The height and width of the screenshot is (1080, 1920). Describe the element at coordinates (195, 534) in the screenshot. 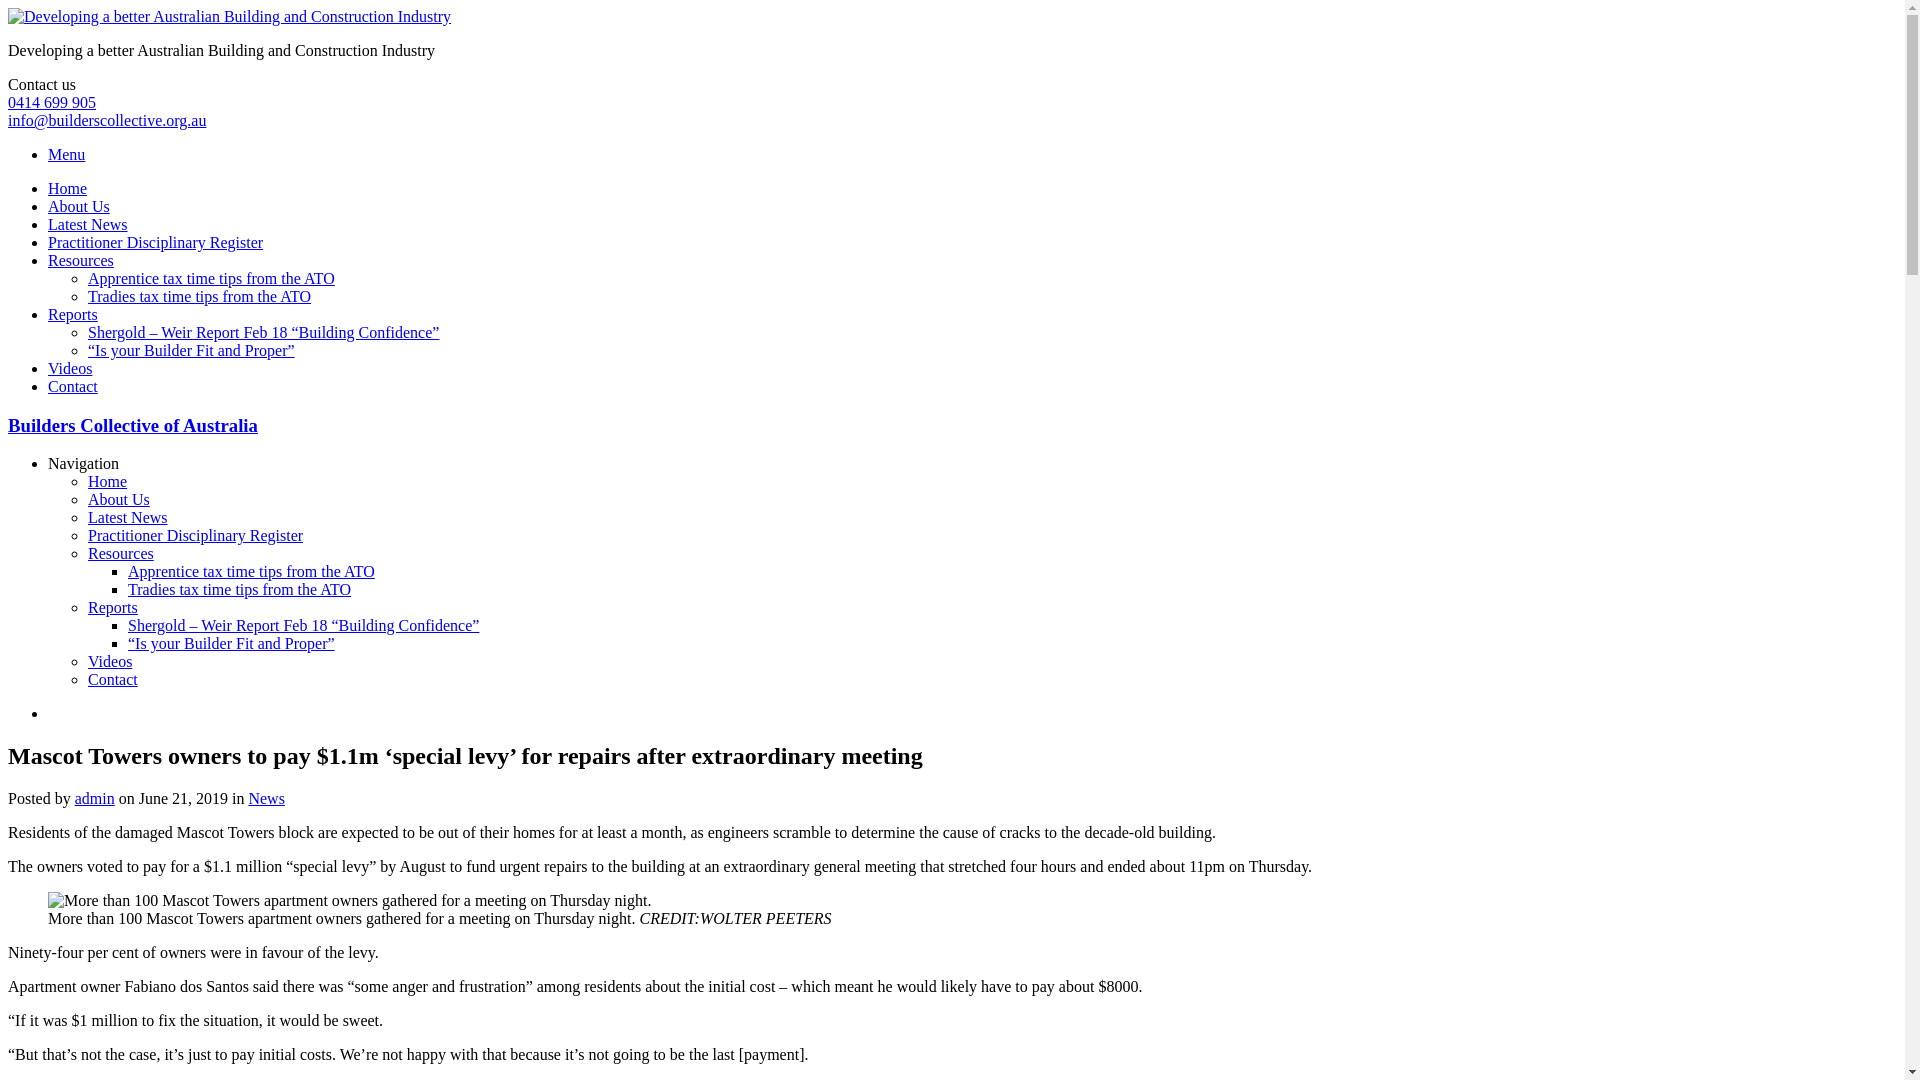

I see `'Practitioner Disciplinary Register'` at that location.